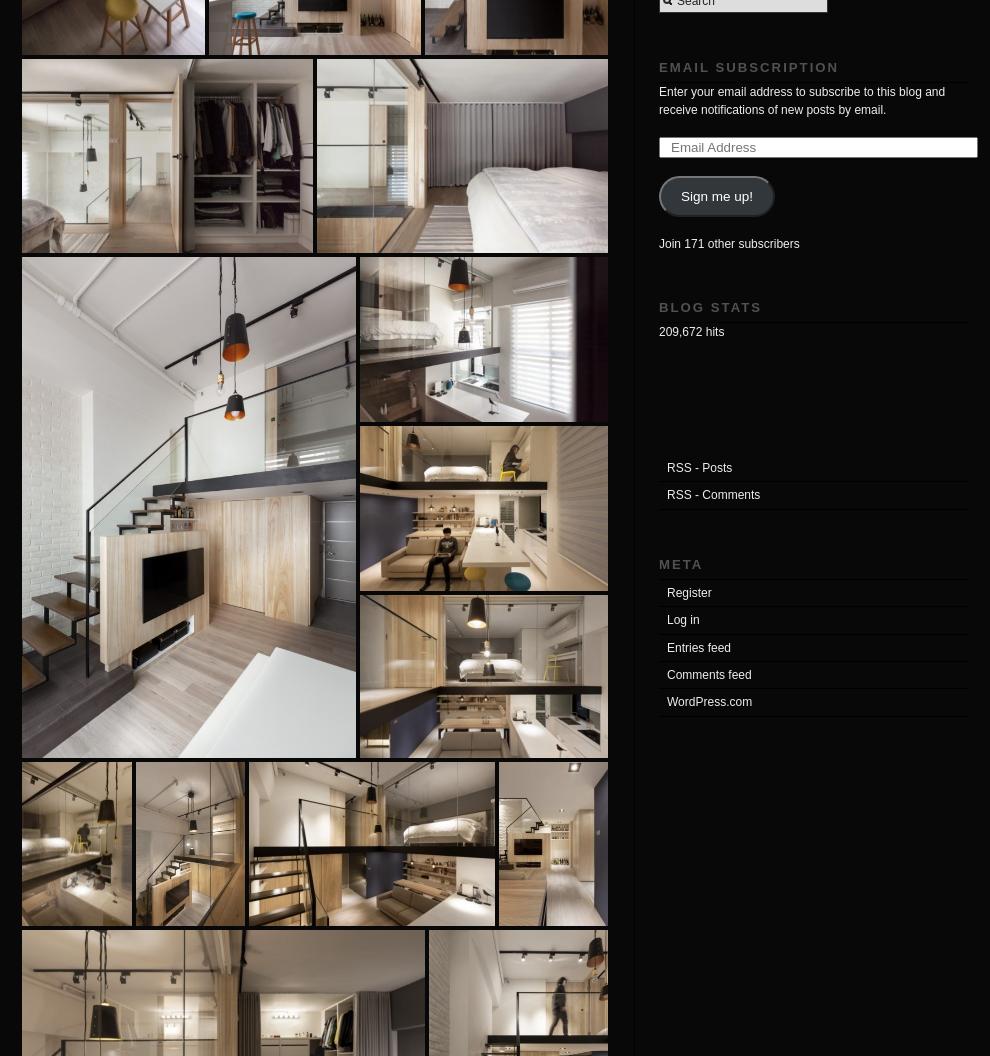  I want to click on 'Enter your email address to subscribe to this blog and receive notifications of new posts by email.', so click(659, 99).